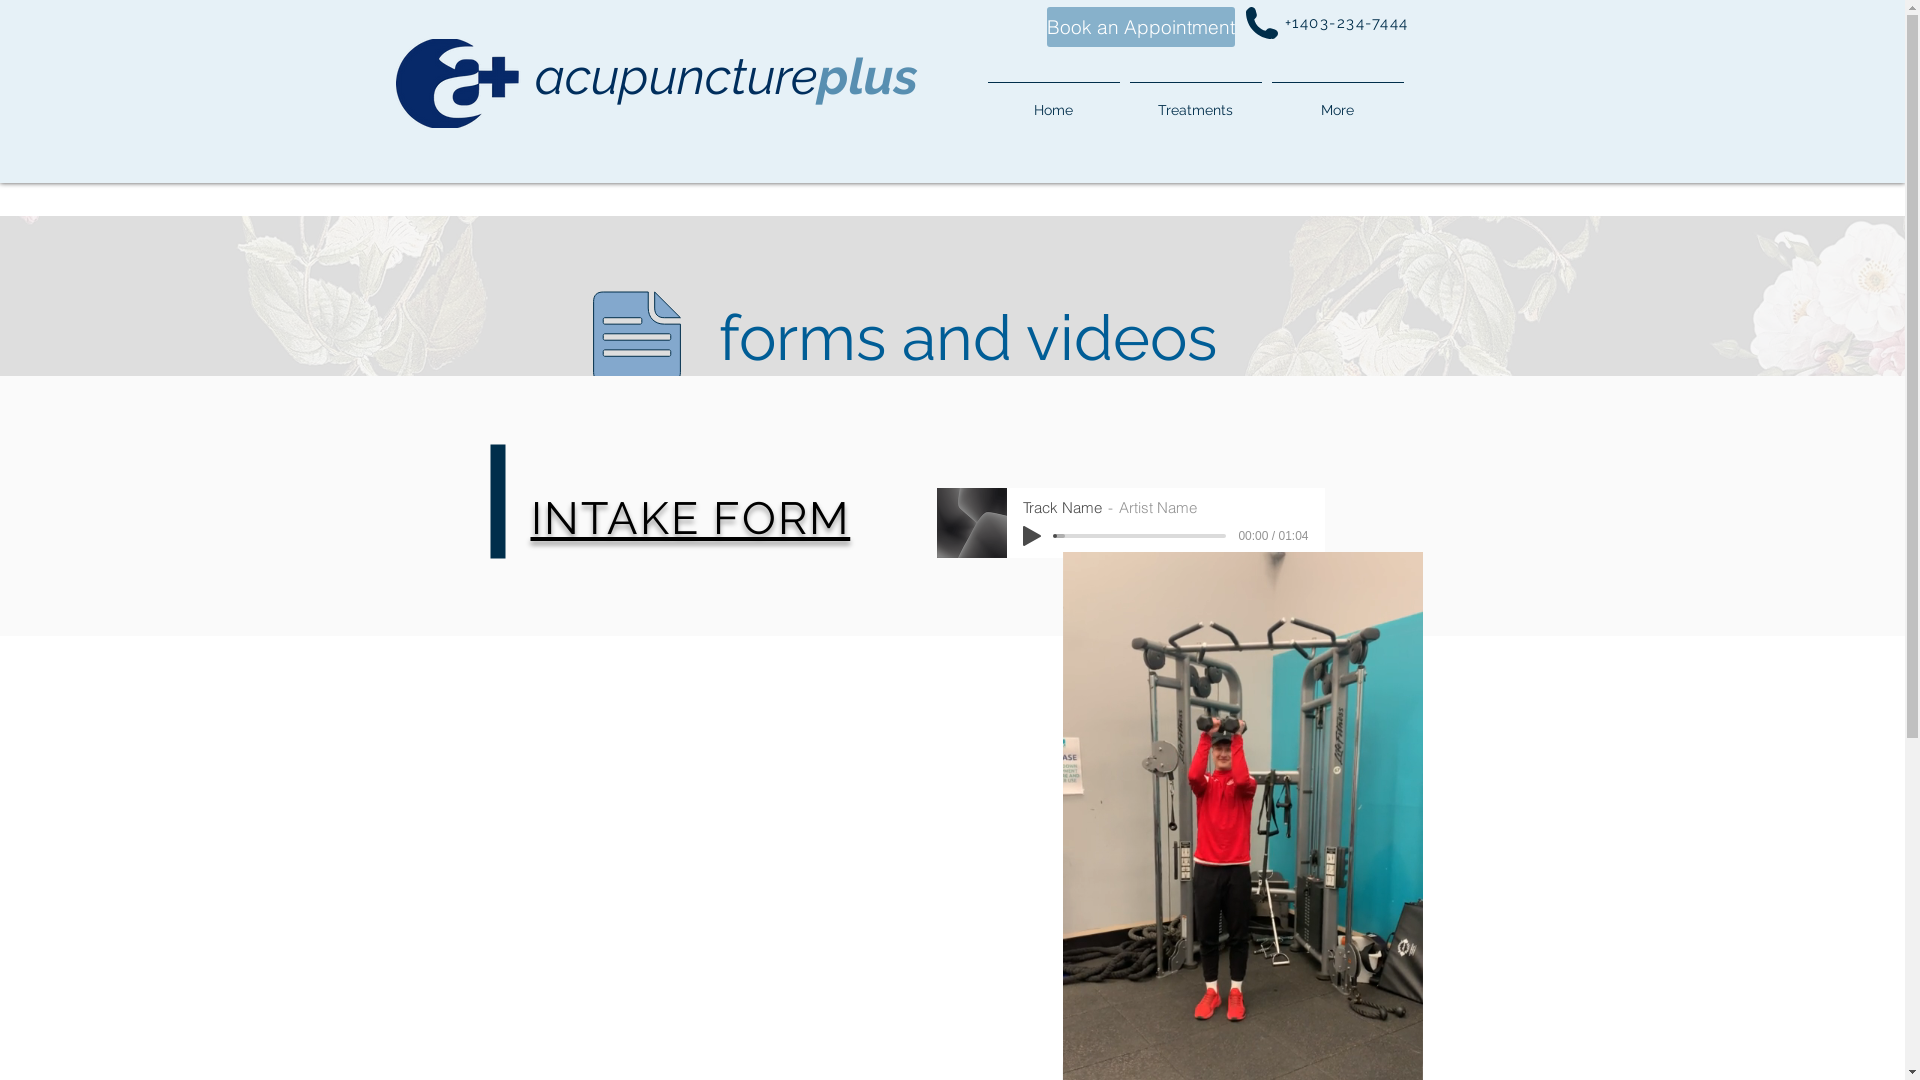 The height and width of the screenshot is (1080, 1920). I want to click on 'INTAKE FORM', so click(690, 516).